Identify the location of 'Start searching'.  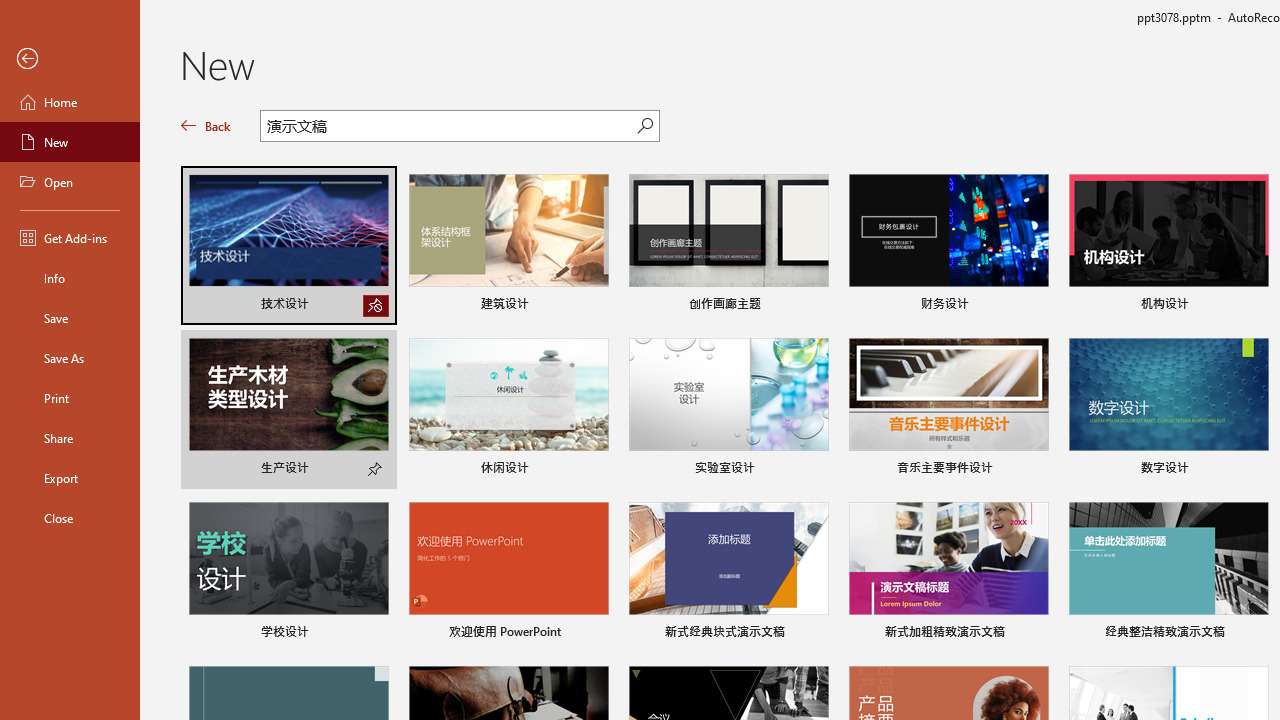
(645, 125).